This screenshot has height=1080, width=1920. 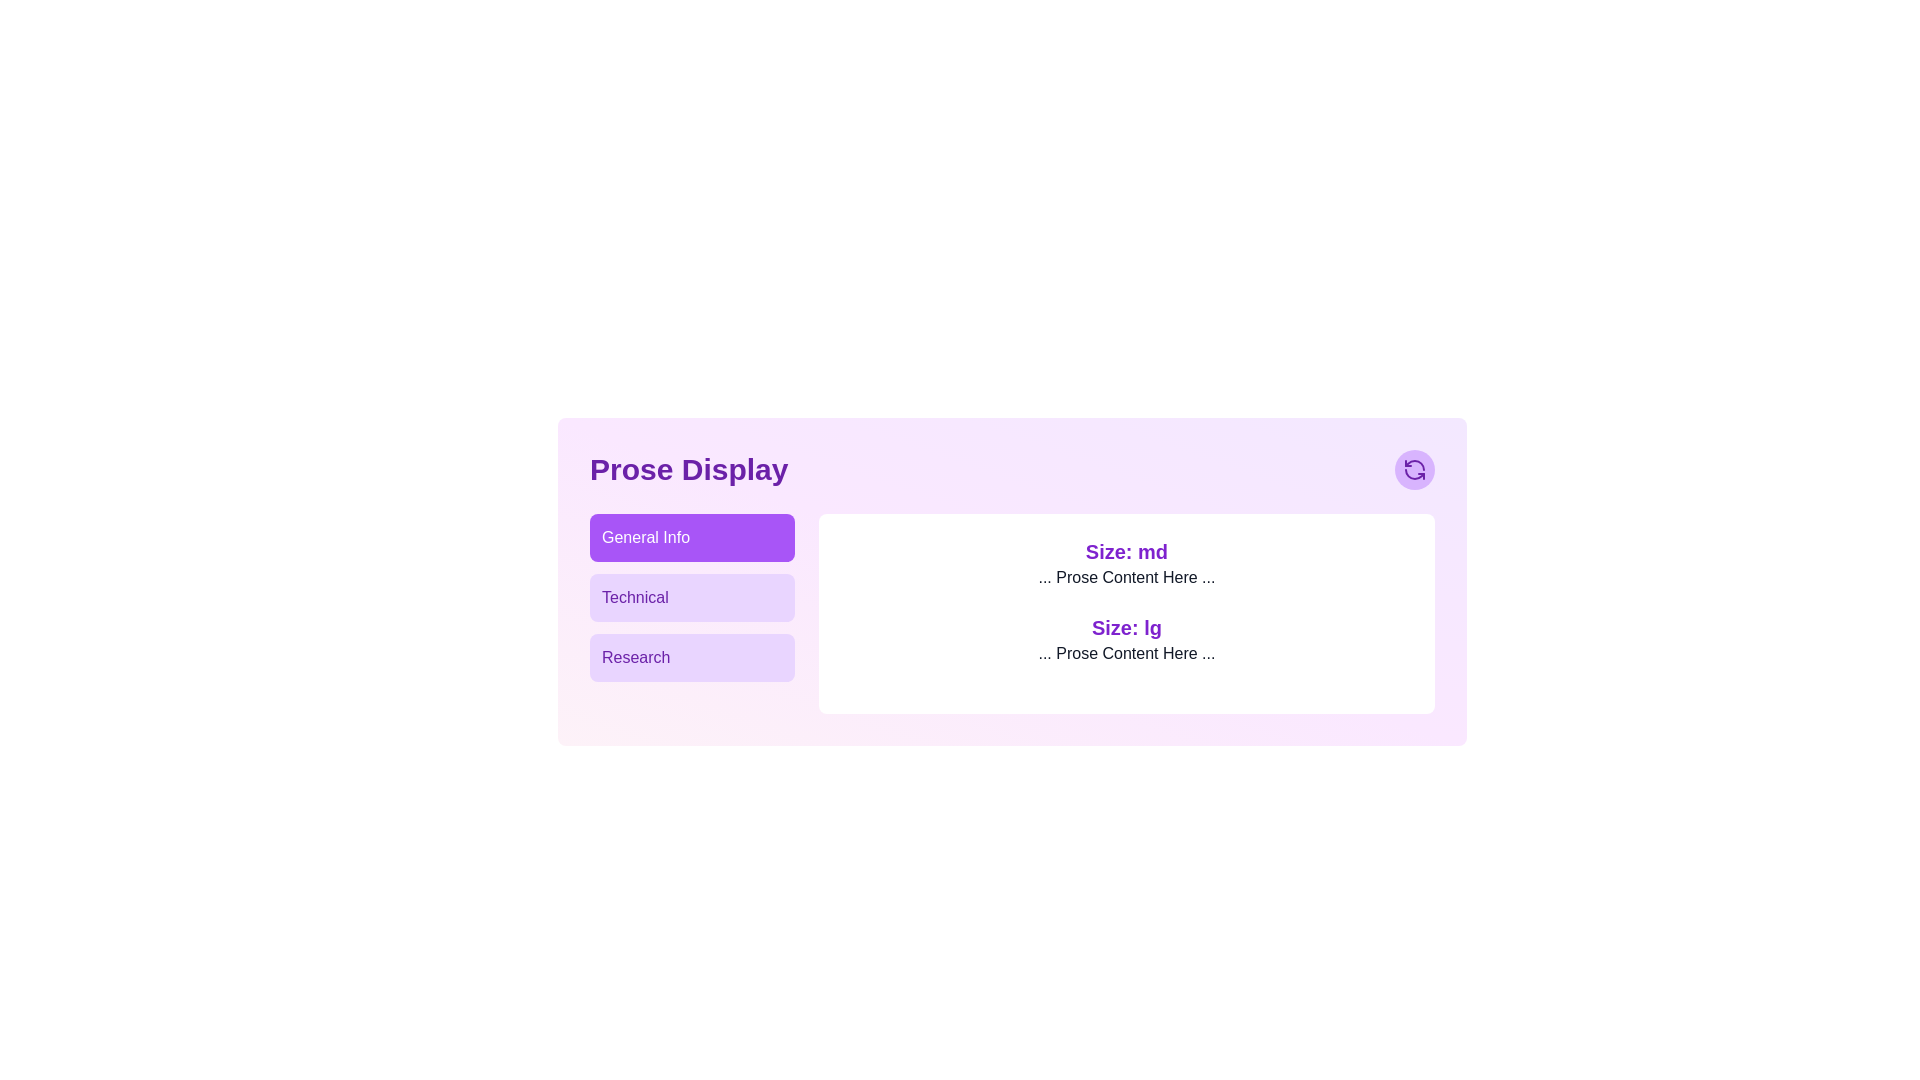 What do you see at coordinates (1414, 470) in the screenshot?
I see `the refresh button with an icon located in the top right corner of the 'Prose Display' panel` at bounding box center [1414, 470].